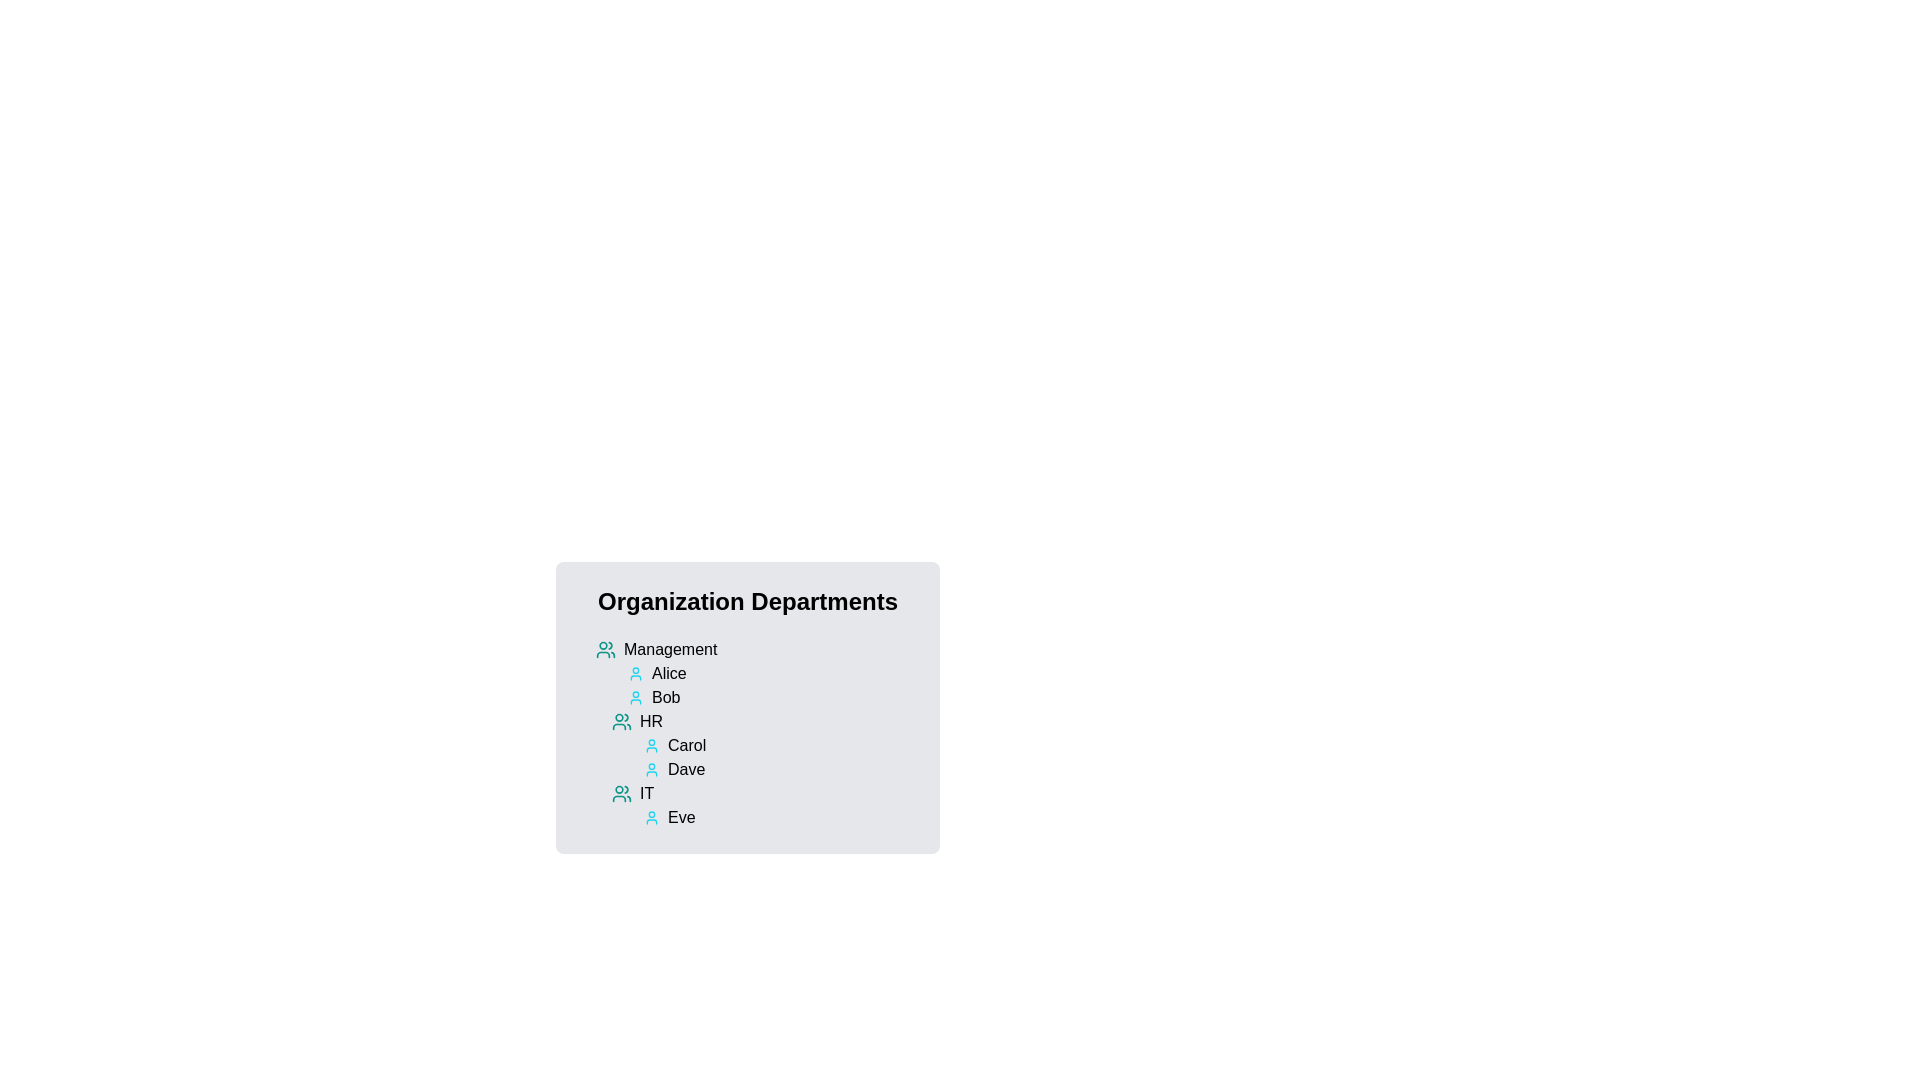  What do you see at coordinates (670, 650) in the screenshot?
I see `text label that says 'Management', which is bold and positioned next to a teal user icon under the 'Organization Departments' header` at bounding box center [670, 650].